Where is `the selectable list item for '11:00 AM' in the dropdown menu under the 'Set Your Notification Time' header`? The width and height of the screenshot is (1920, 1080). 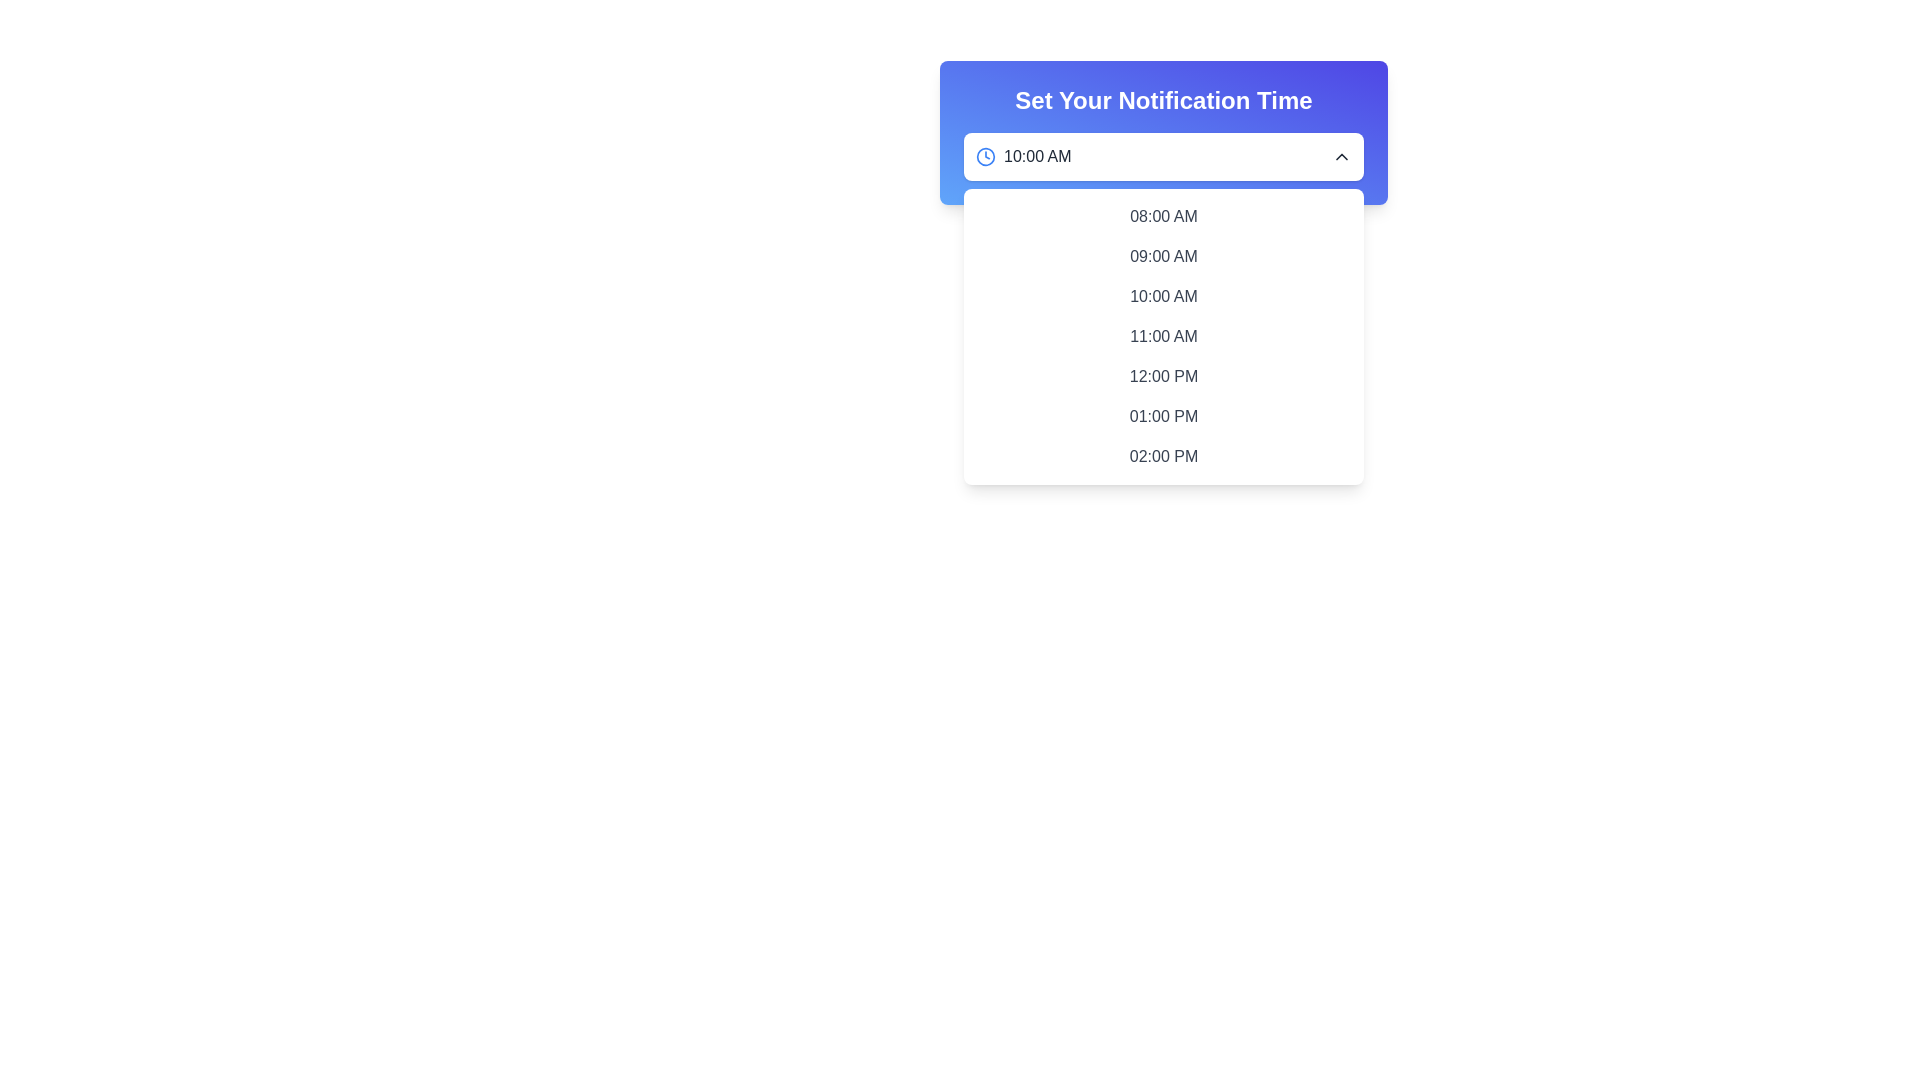
the selectable list item for '11:00 AM' in the dropdown menu under the 'Set Your Notification Time' header is located at coordinates (1163, 335).